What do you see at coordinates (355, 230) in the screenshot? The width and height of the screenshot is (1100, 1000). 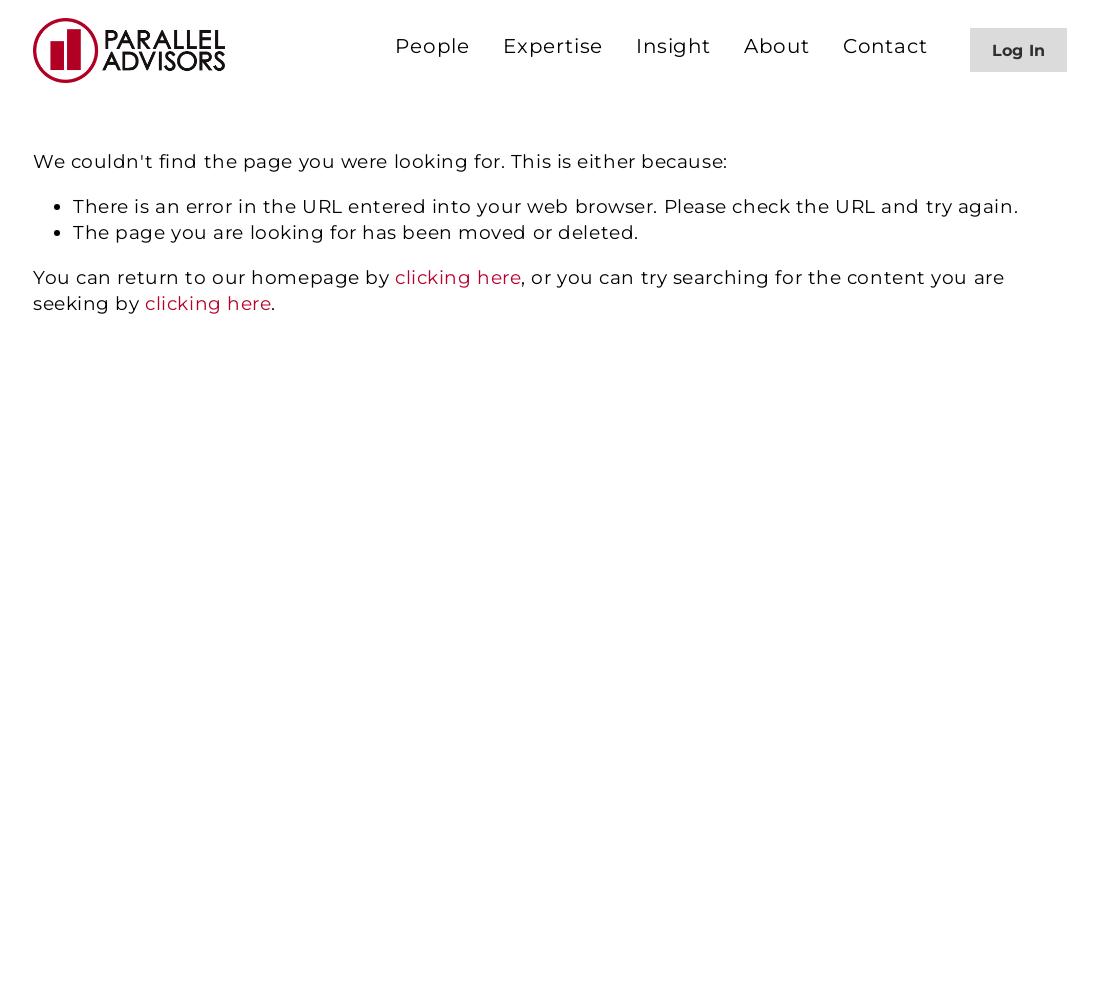 I see `'The page you are looking for has been moved or deleted.'` at bounding box center [355, 230].